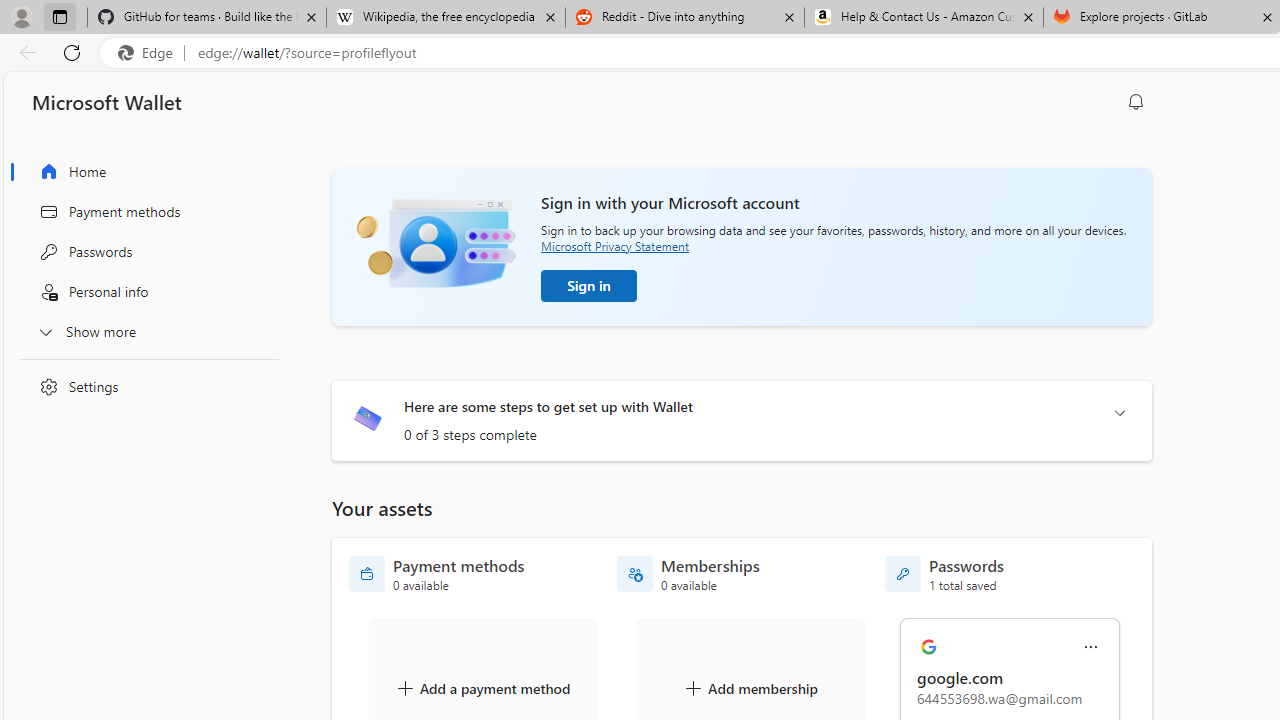 The height and width of the screenshot is (720, 1280). What do you see at coordinates (149, 52) in the screenshot?
I see `'Edge'` at bounding box center [149, 52].